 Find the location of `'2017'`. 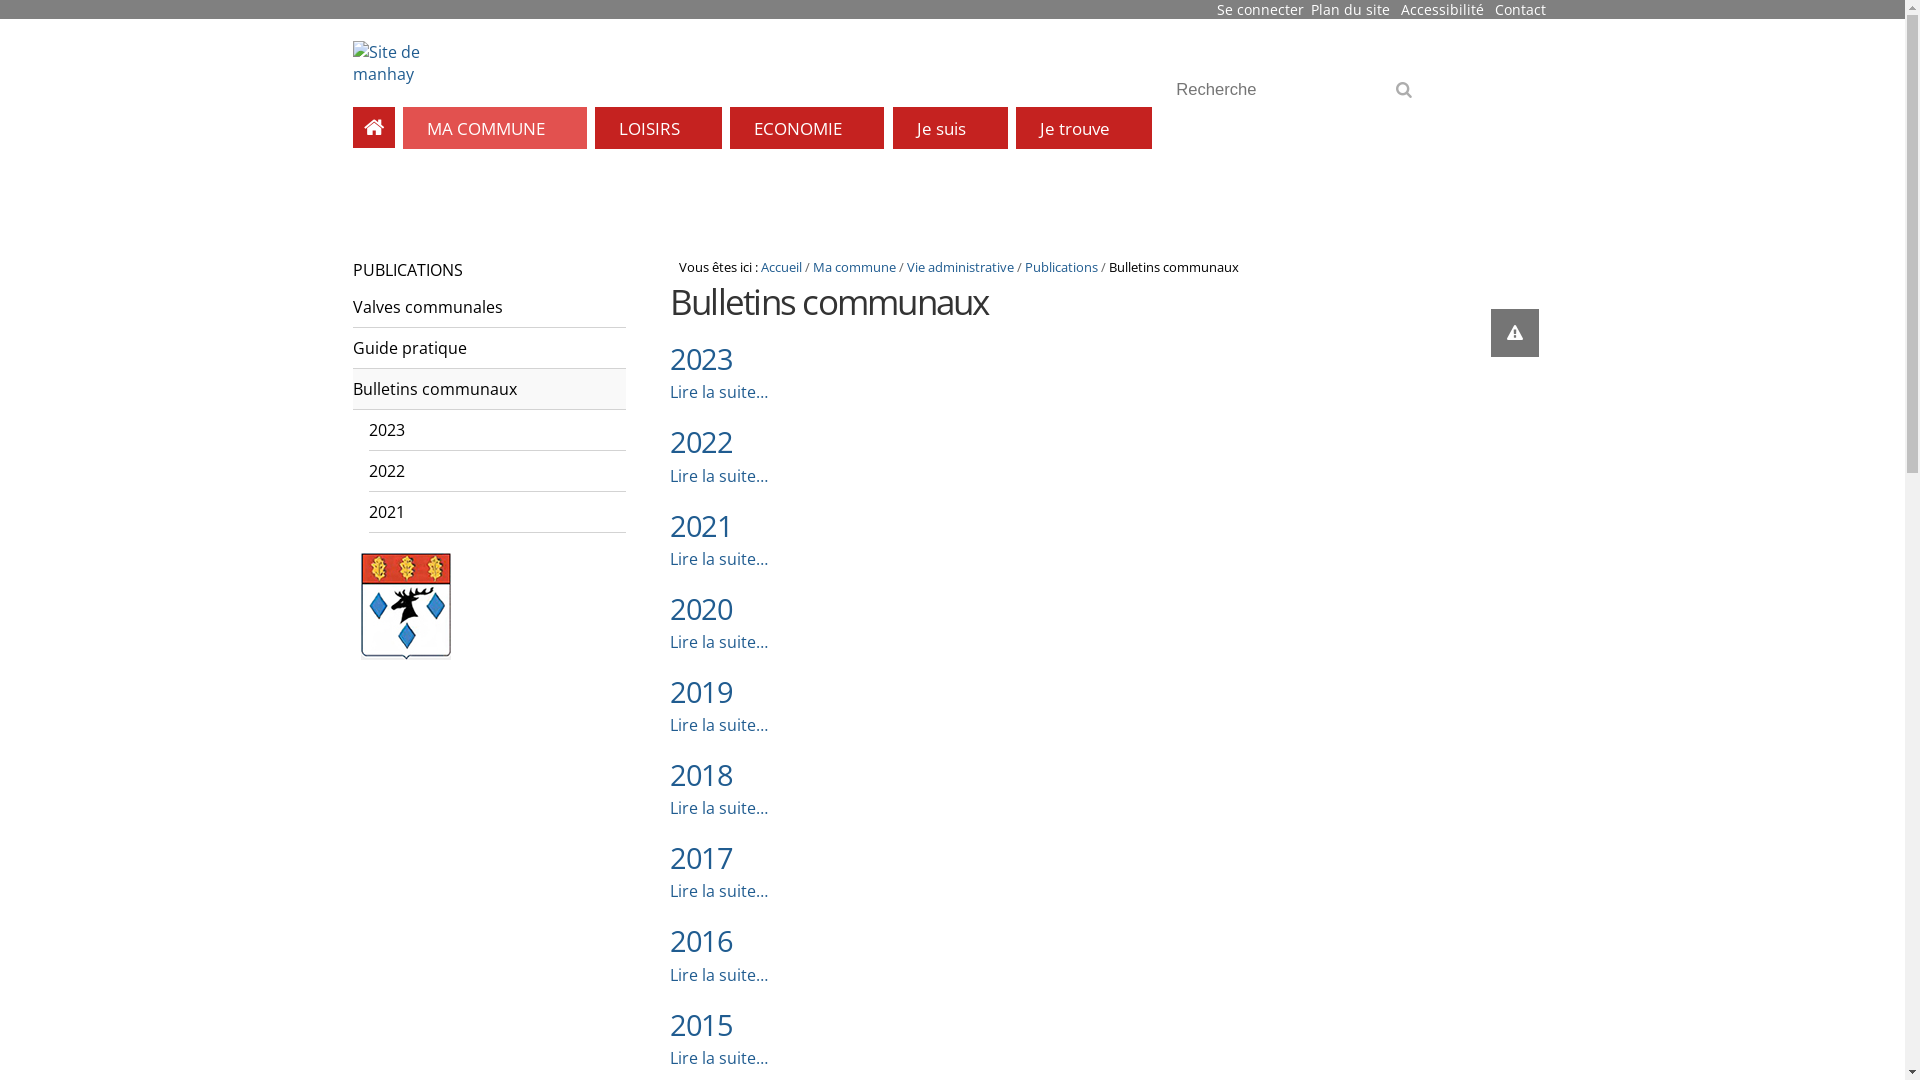

'2017' is located at coordinates (700, 856).